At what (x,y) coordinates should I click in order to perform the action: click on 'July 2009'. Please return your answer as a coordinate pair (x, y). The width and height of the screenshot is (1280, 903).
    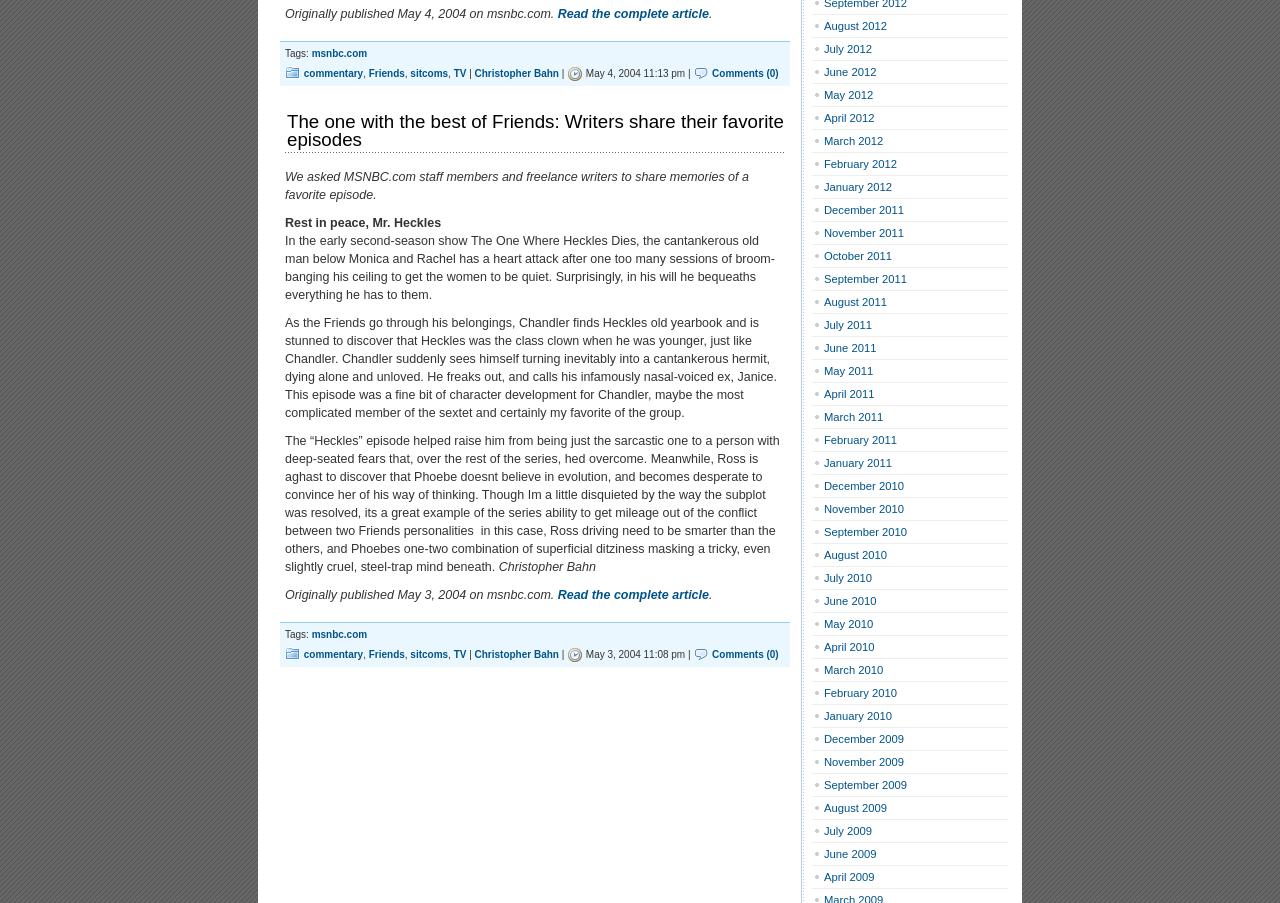
    Looking at the image, I should click on (848, 830).